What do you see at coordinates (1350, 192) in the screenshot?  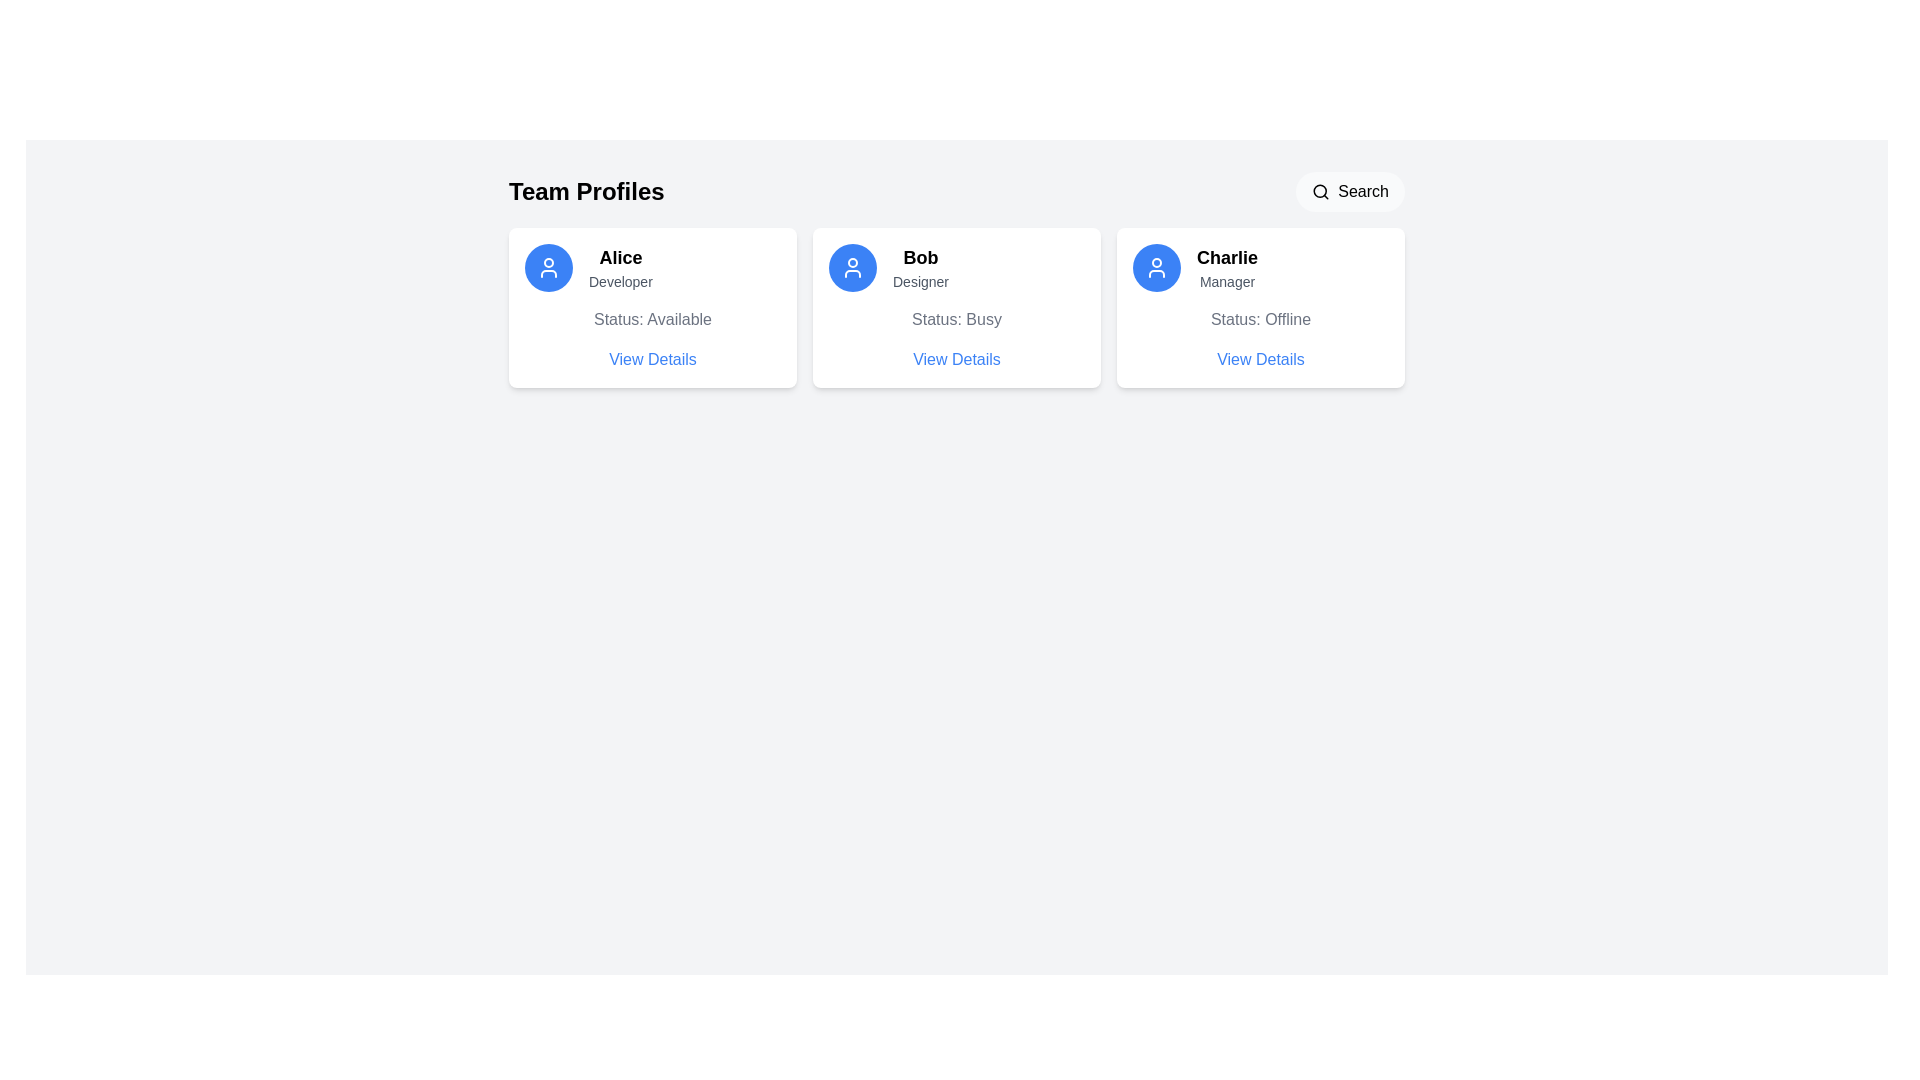 I see `the 'Search' button with a light gray background and a magnifying glass icon located in the top-right section of the 'Team Profiles' header` at bounding box center [1350, 192].